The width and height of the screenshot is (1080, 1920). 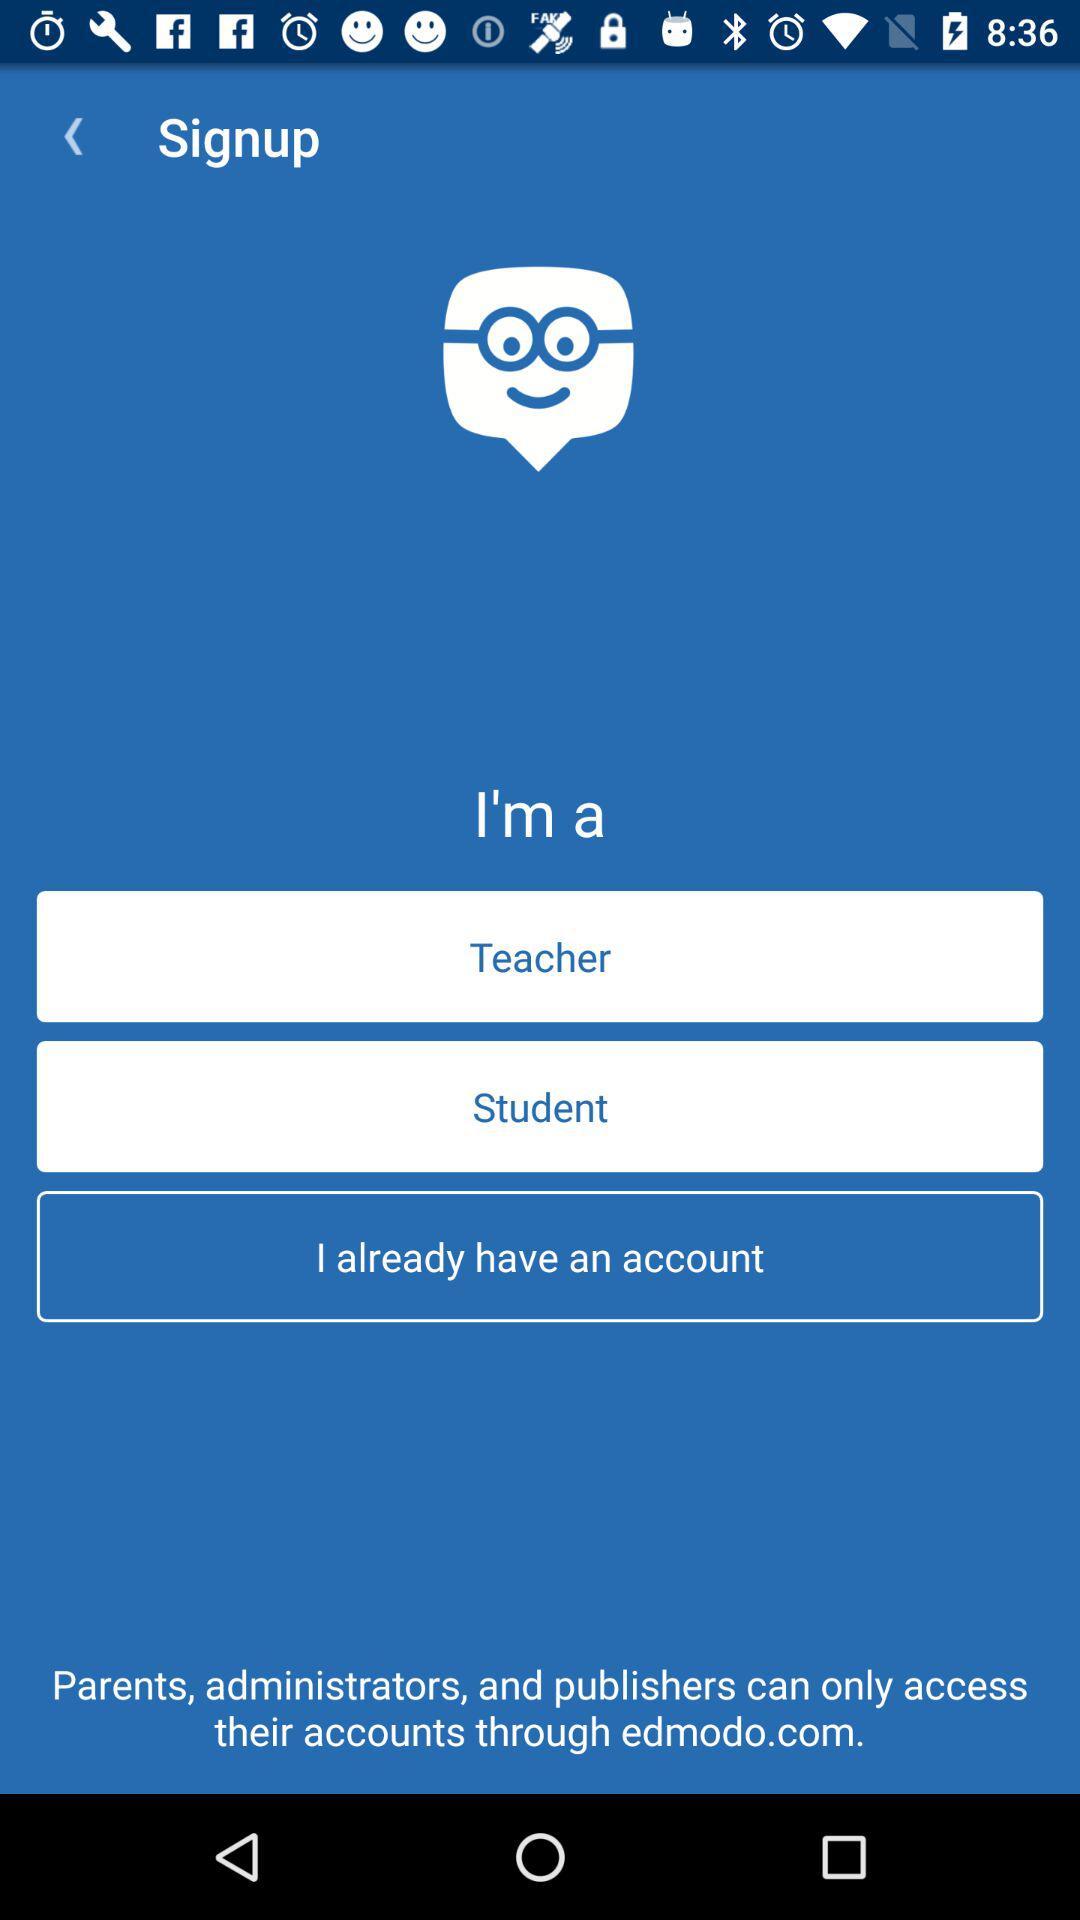 I want to click on icon above parents administrators and item, so click(x=540, y=1255).